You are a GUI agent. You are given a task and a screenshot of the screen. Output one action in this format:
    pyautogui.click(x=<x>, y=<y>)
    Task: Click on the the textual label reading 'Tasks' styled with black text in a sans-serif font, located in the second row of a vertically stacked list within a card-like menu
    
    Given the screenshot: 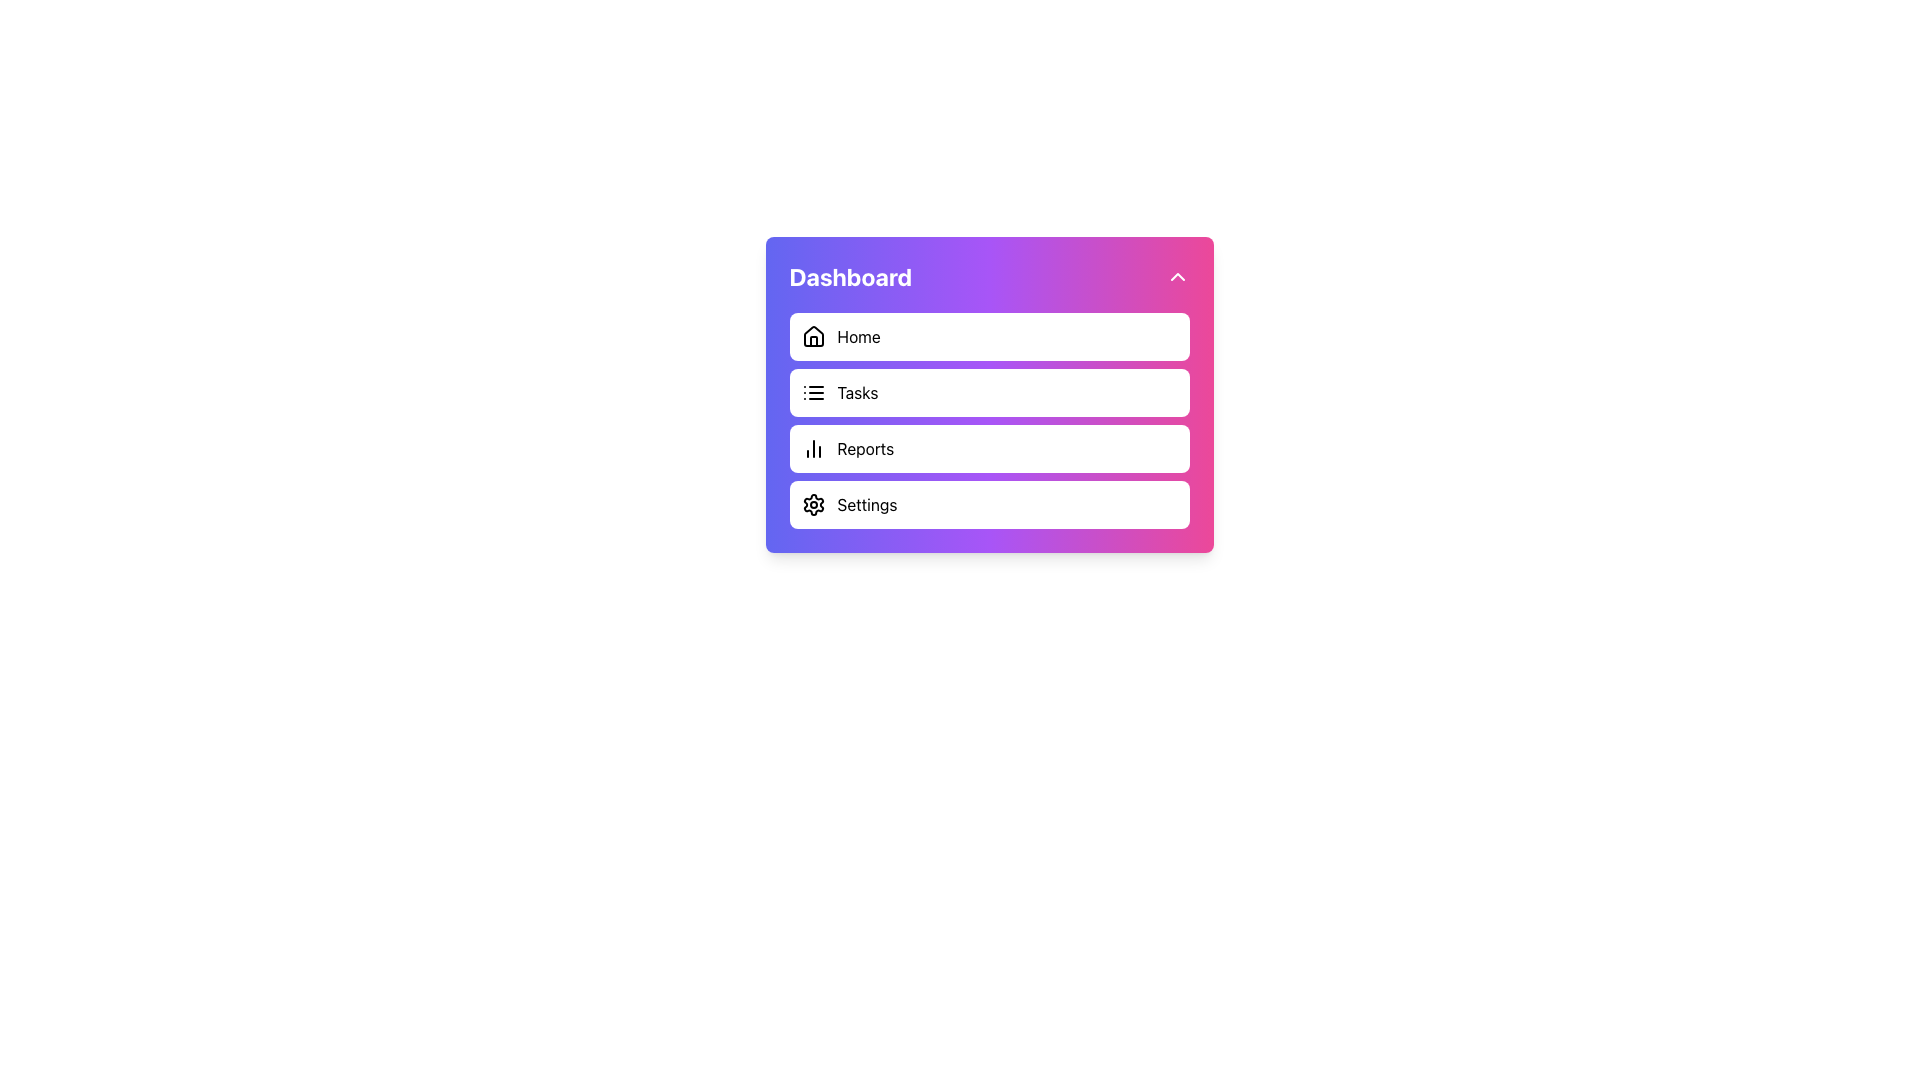 What is the action you would take?
    pyautogui.click(x=857, y=393)
    